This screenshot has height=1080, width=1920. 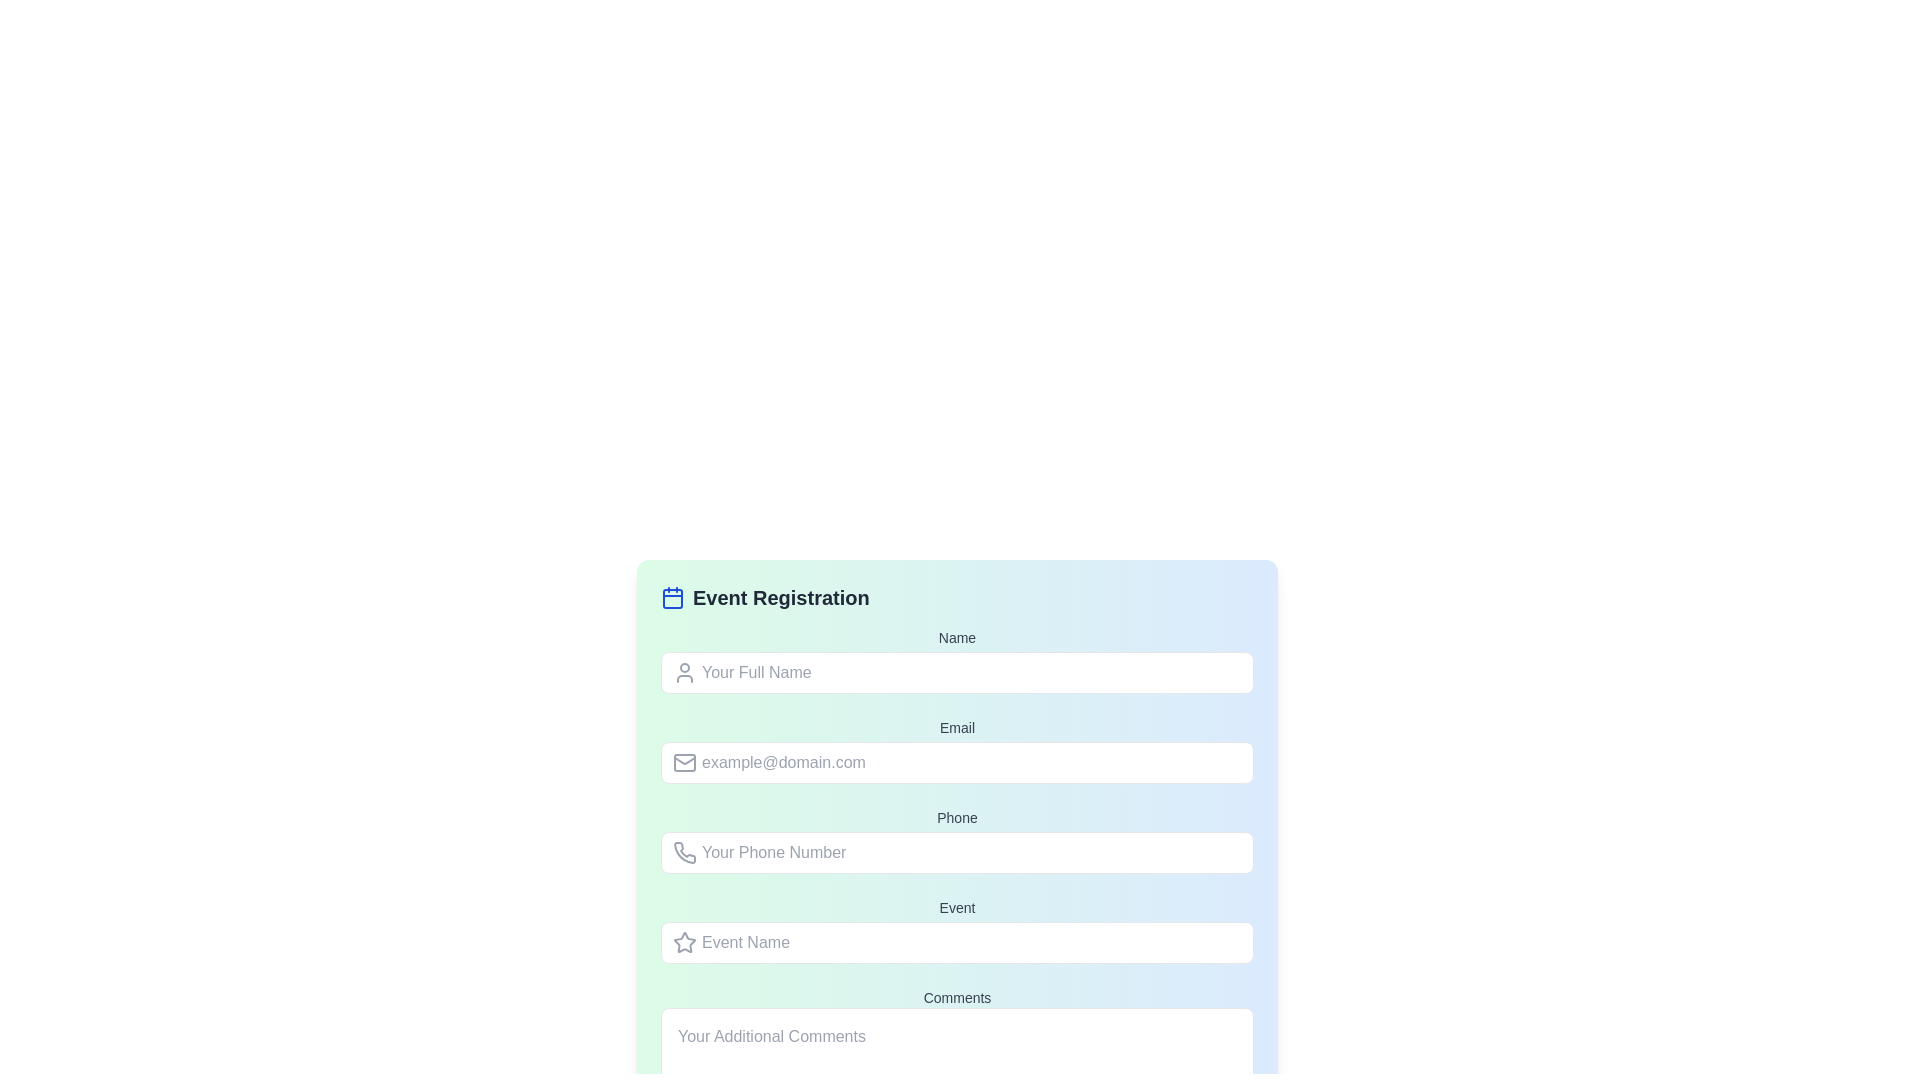 What do you see at coordinates (685, 942) in the screenshot?
I see `the star-shaped icon located to the left of the 'Event Name' input box in the event registration form, which serves a decorative or symbolic role` at bounding box center [685, 942].